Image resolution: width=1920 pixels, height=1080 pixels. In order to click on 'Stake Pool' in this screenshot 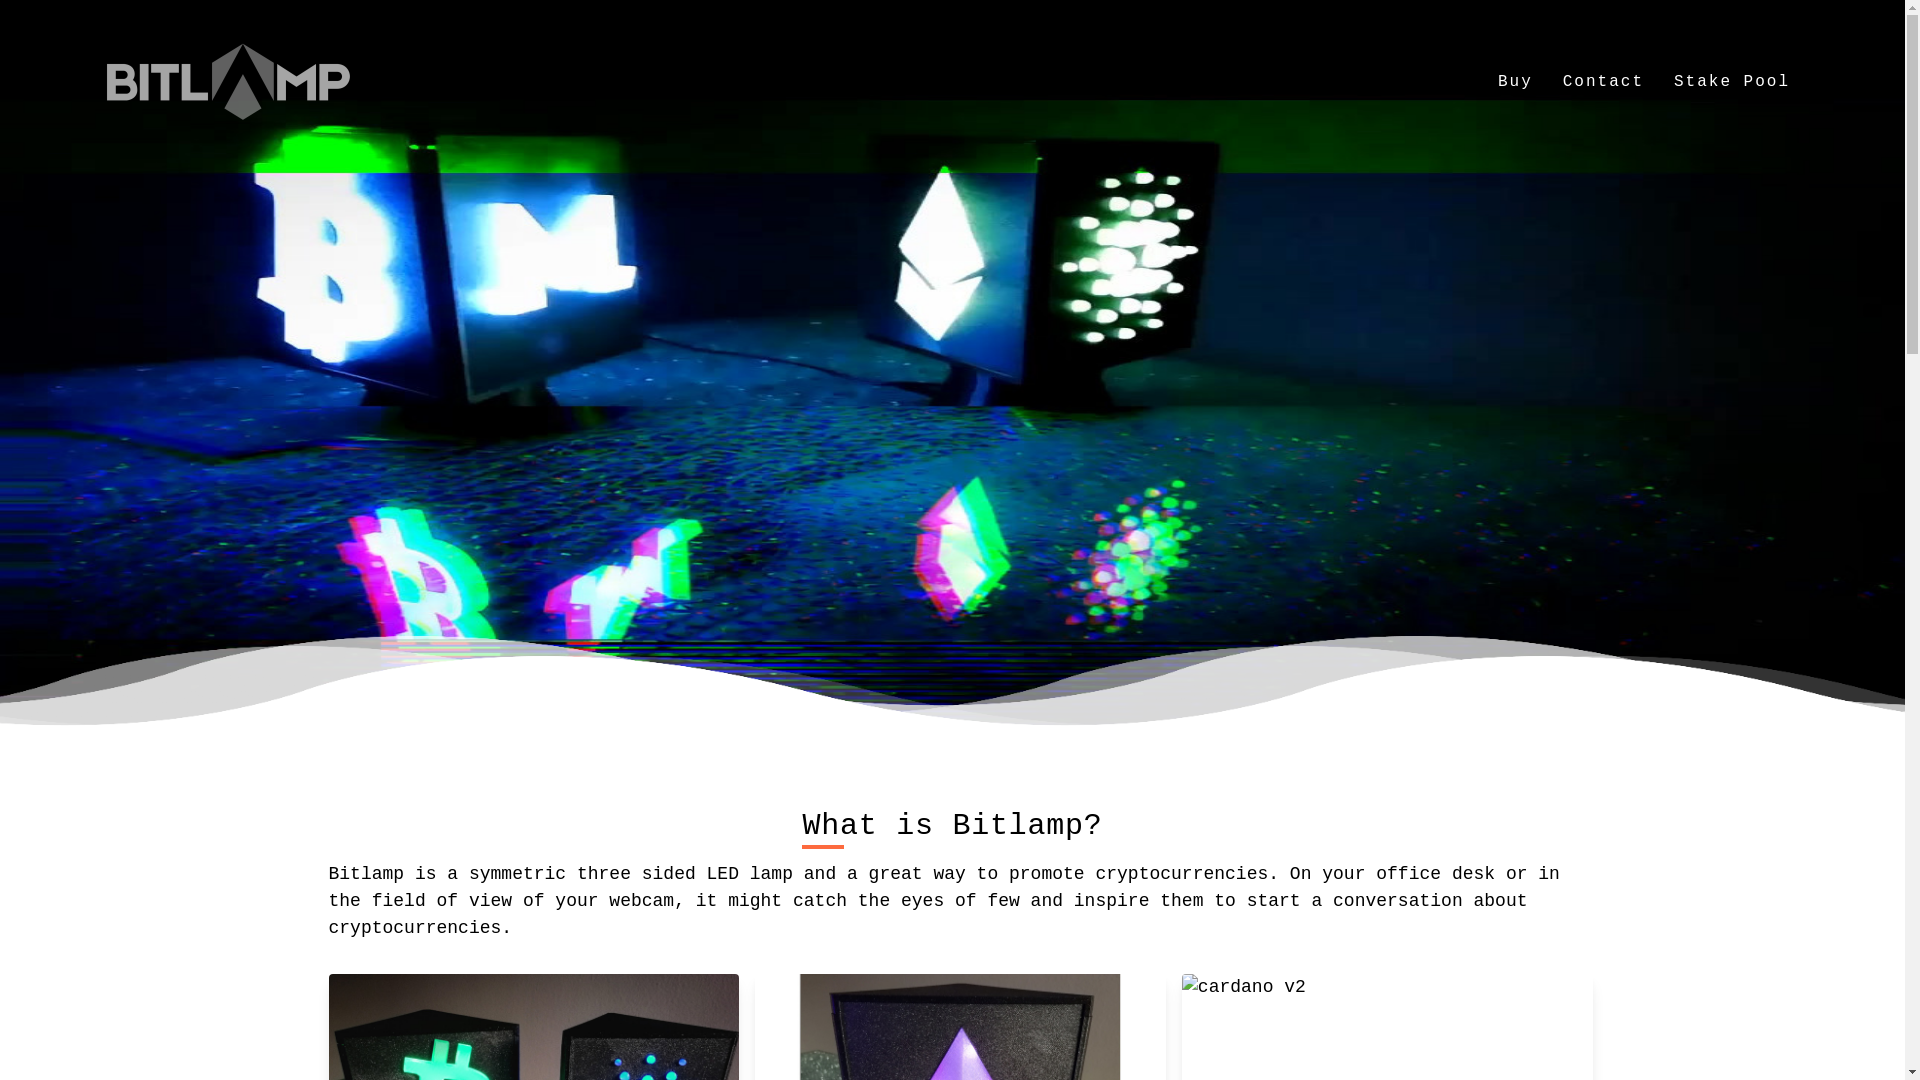, I will do `click(1731, 80)`.